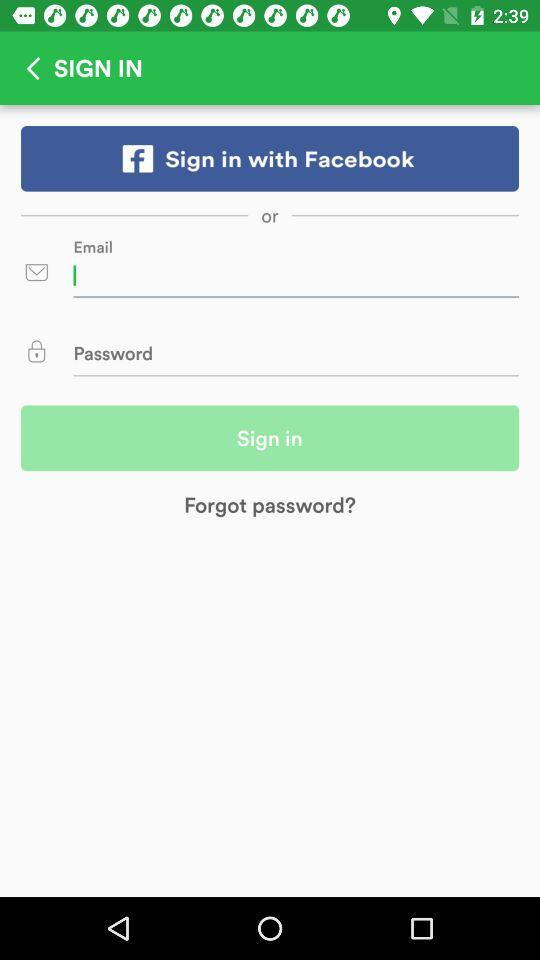 The width and height of the screenshot is (540, 960). What do you see at coordinates (26, 68) in the screenshot?
I see `previous` at bounding box center [26, 68].